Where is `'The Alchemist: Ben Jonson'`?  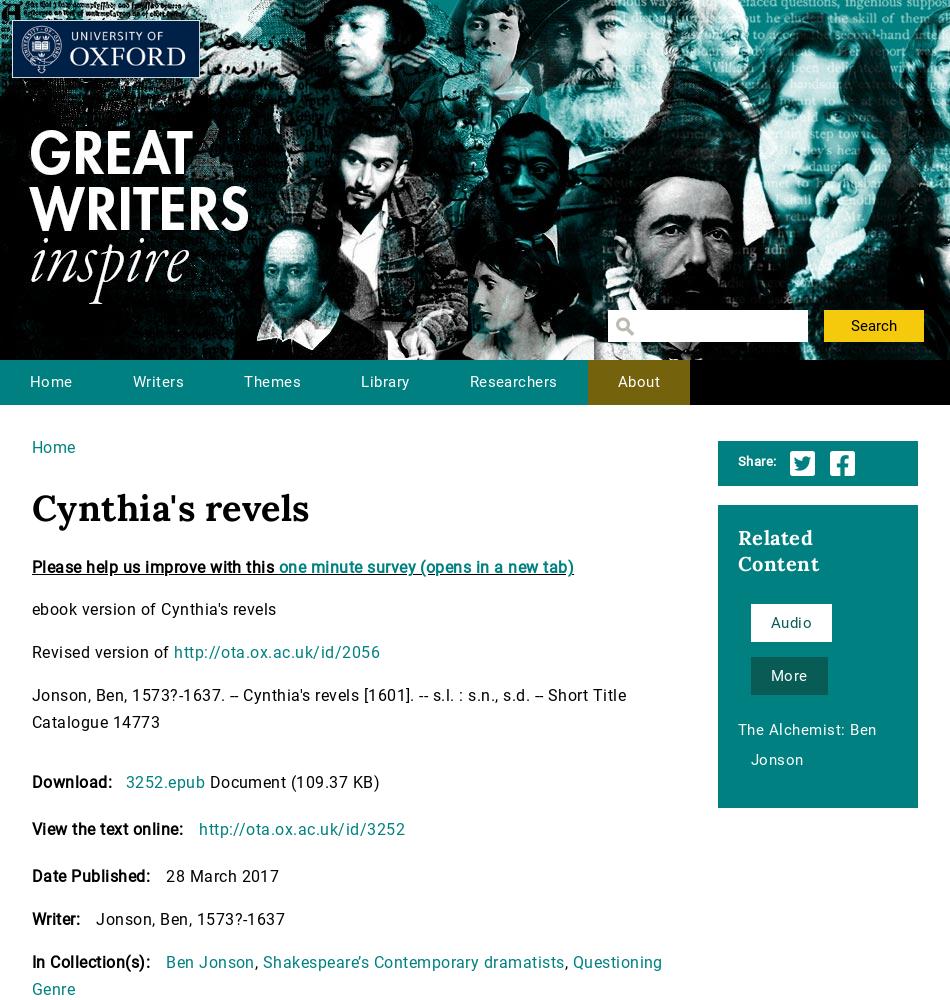
'The Alchemist: Ben Jonson' is located at coordinates (805, 744).